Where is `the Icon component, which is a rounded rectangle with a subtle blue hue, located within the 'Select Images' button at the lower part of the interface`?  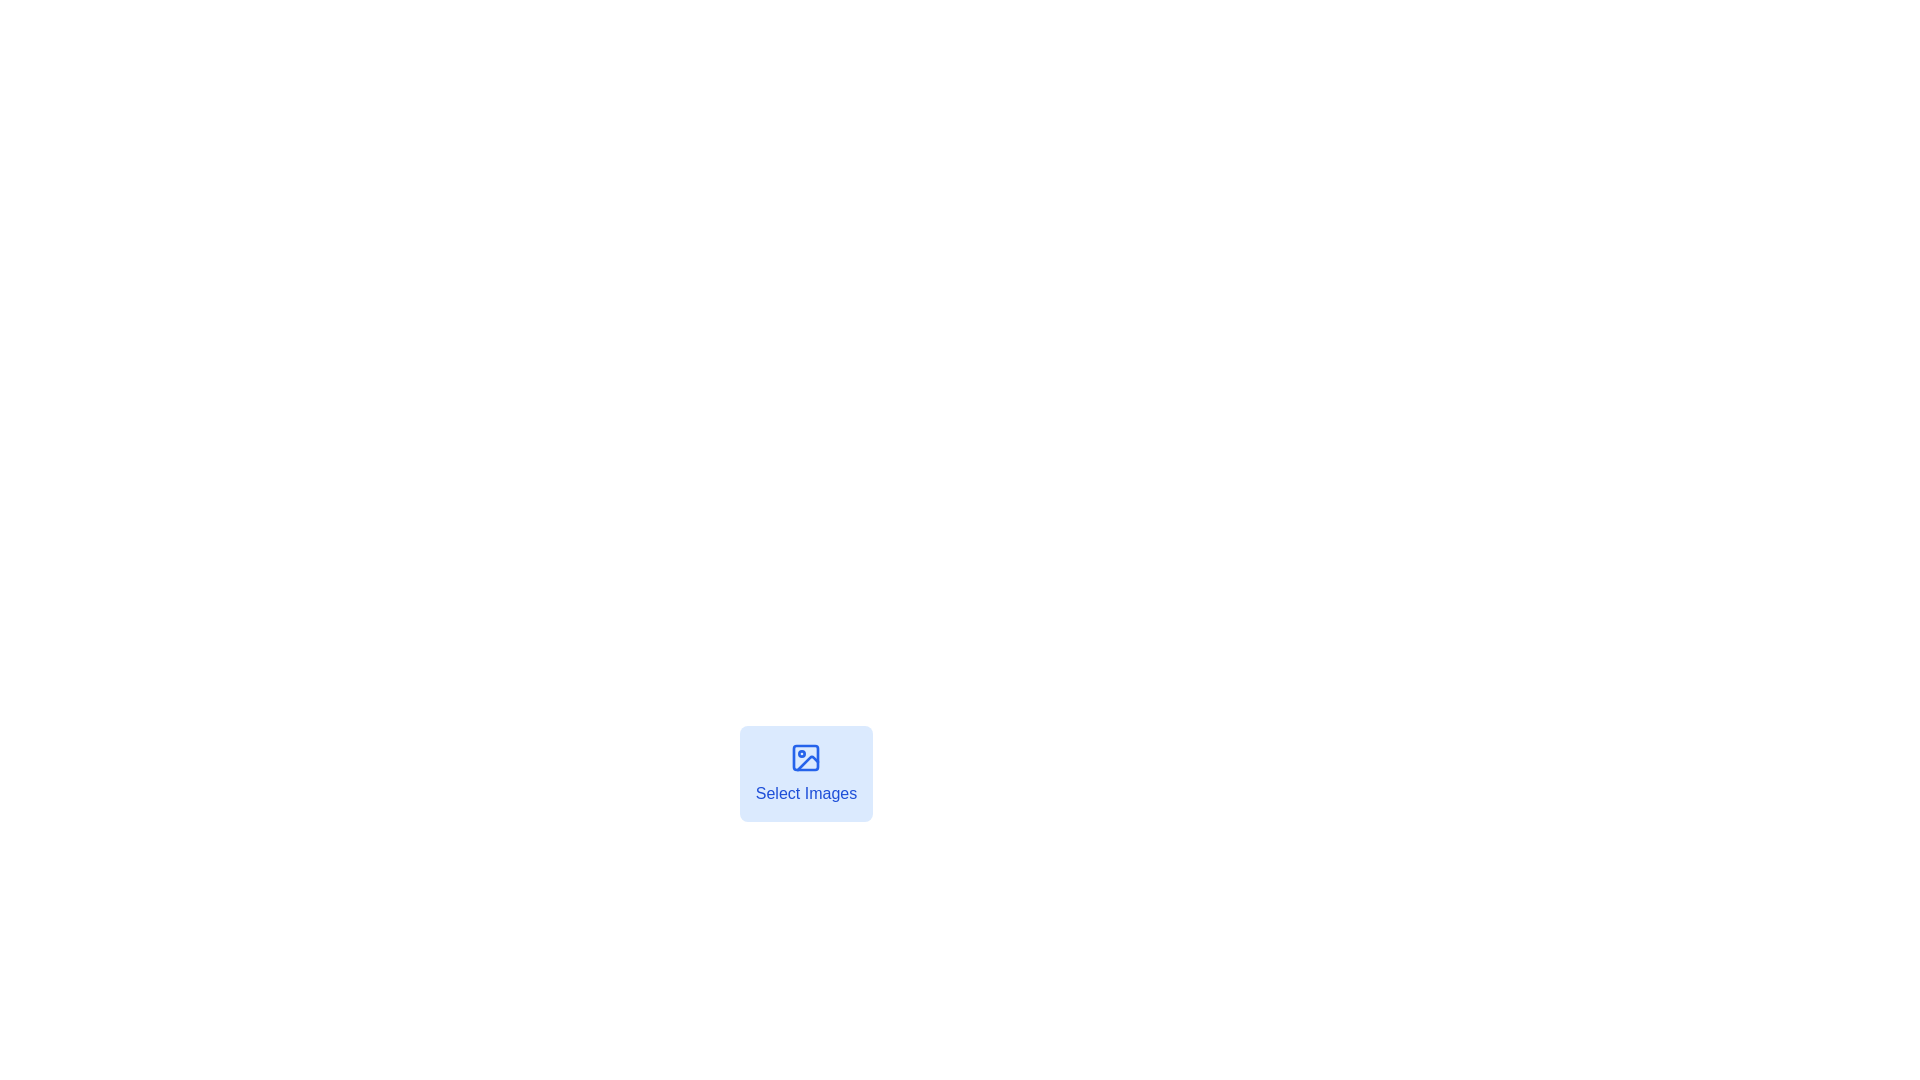
the Icon component, which is a rounded rectangle with a subtle blue hue, located within the 'Select Images' button at the lower part of the interface is located at coordinates (806, 758).